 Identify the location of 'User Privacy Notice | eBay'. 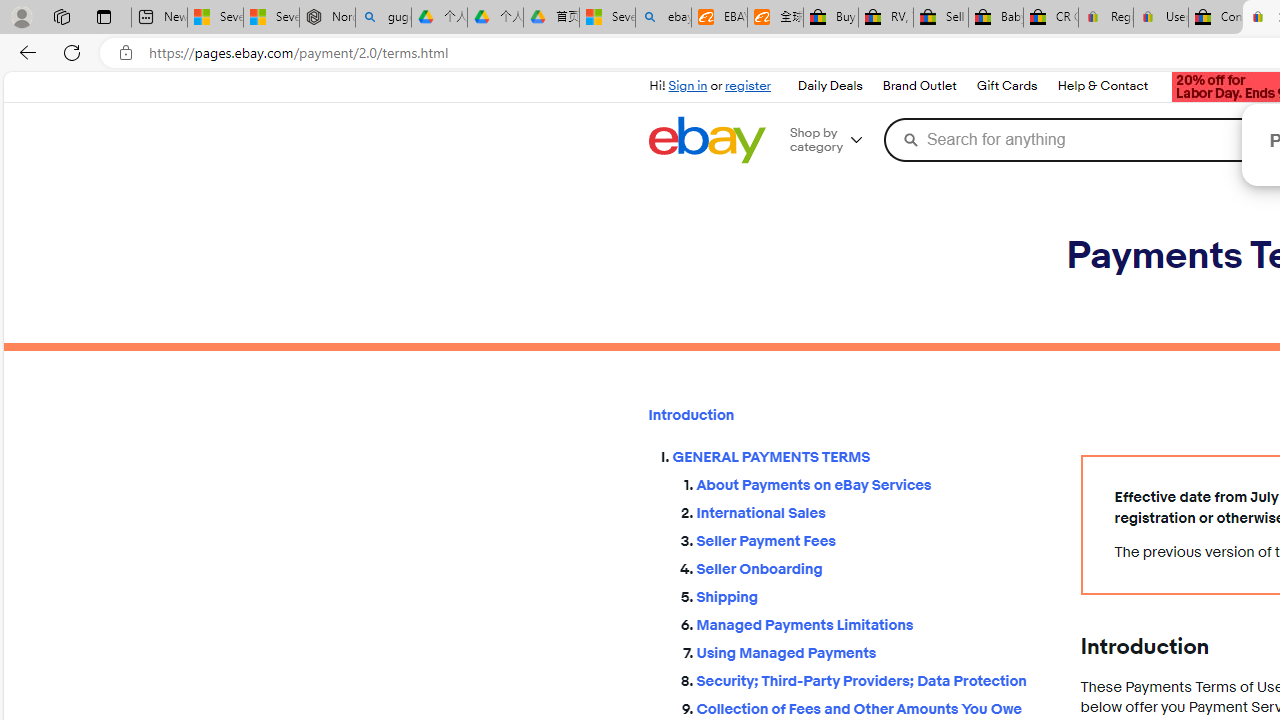
(1160, 17).